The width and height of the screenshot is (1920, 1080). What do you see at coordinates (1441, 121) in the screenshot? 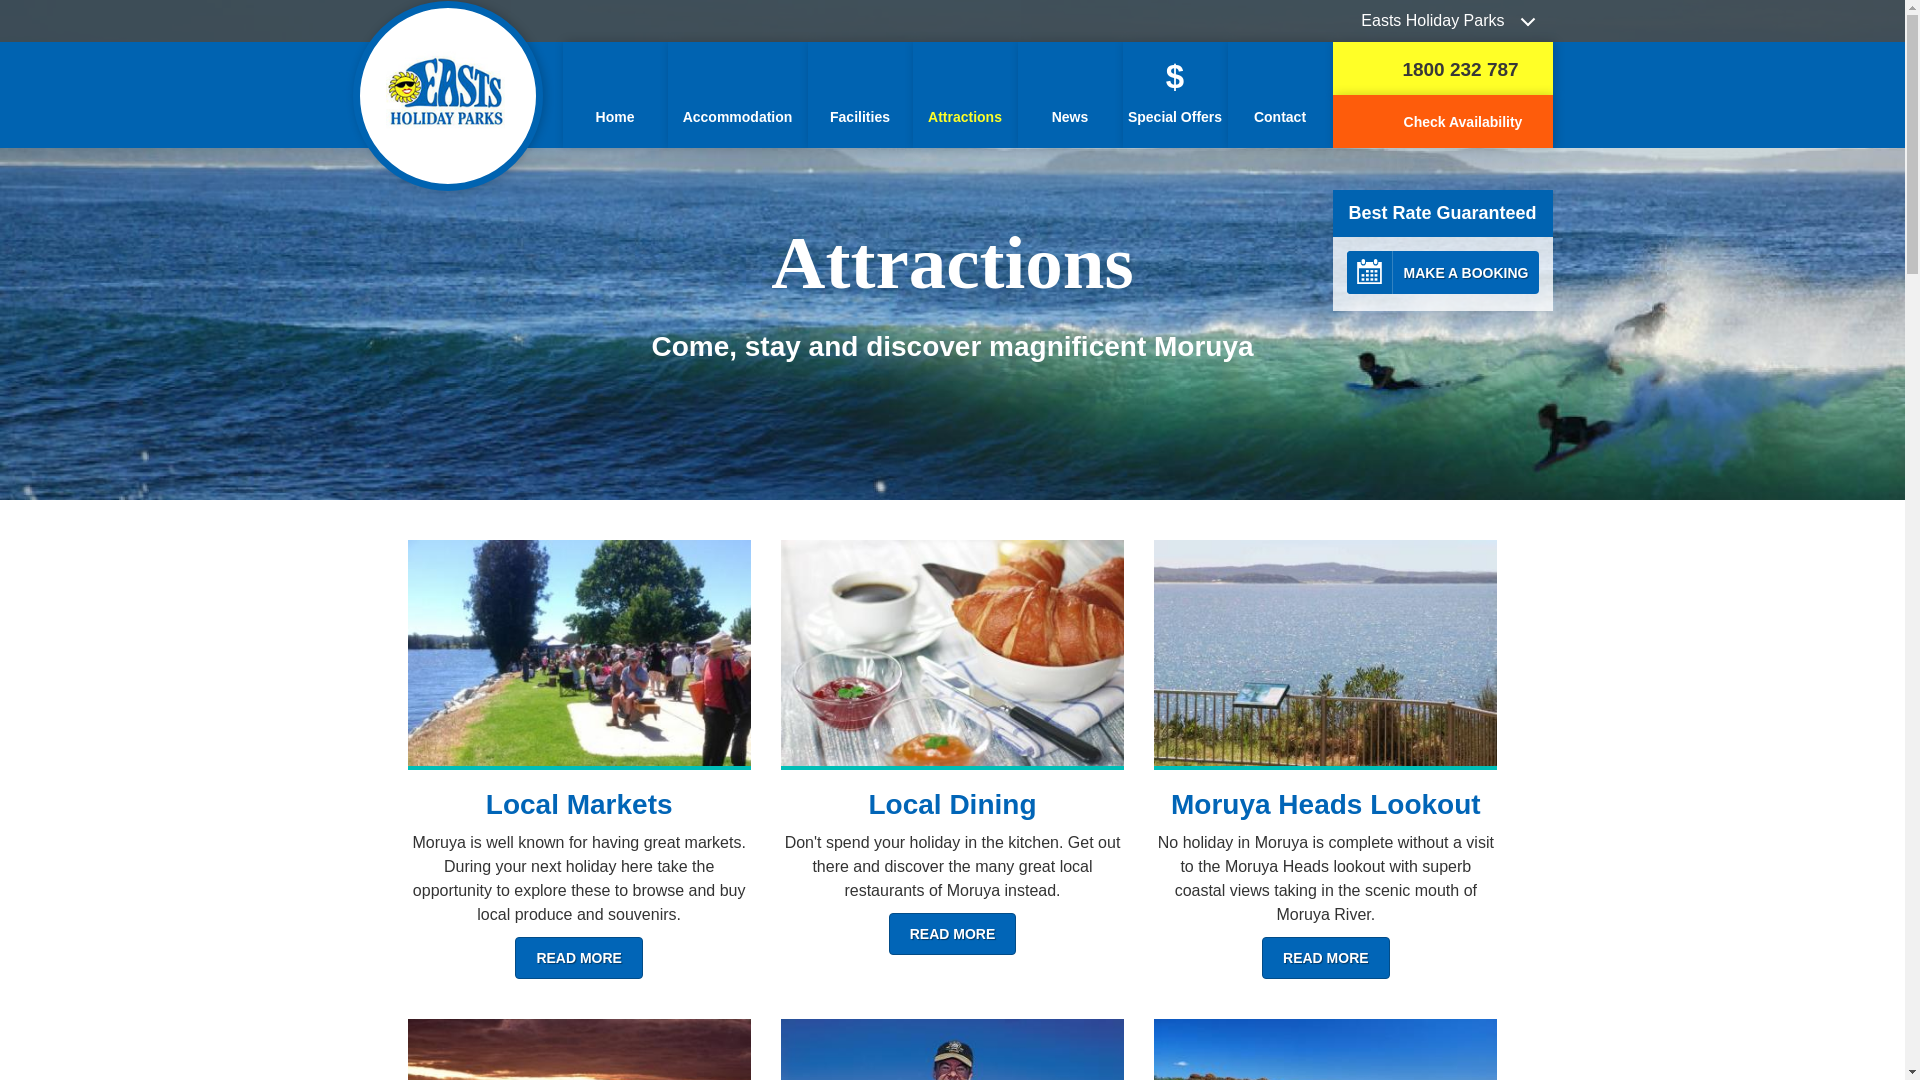
I see `'Check Availability'` at bounding box center [1441, 121].